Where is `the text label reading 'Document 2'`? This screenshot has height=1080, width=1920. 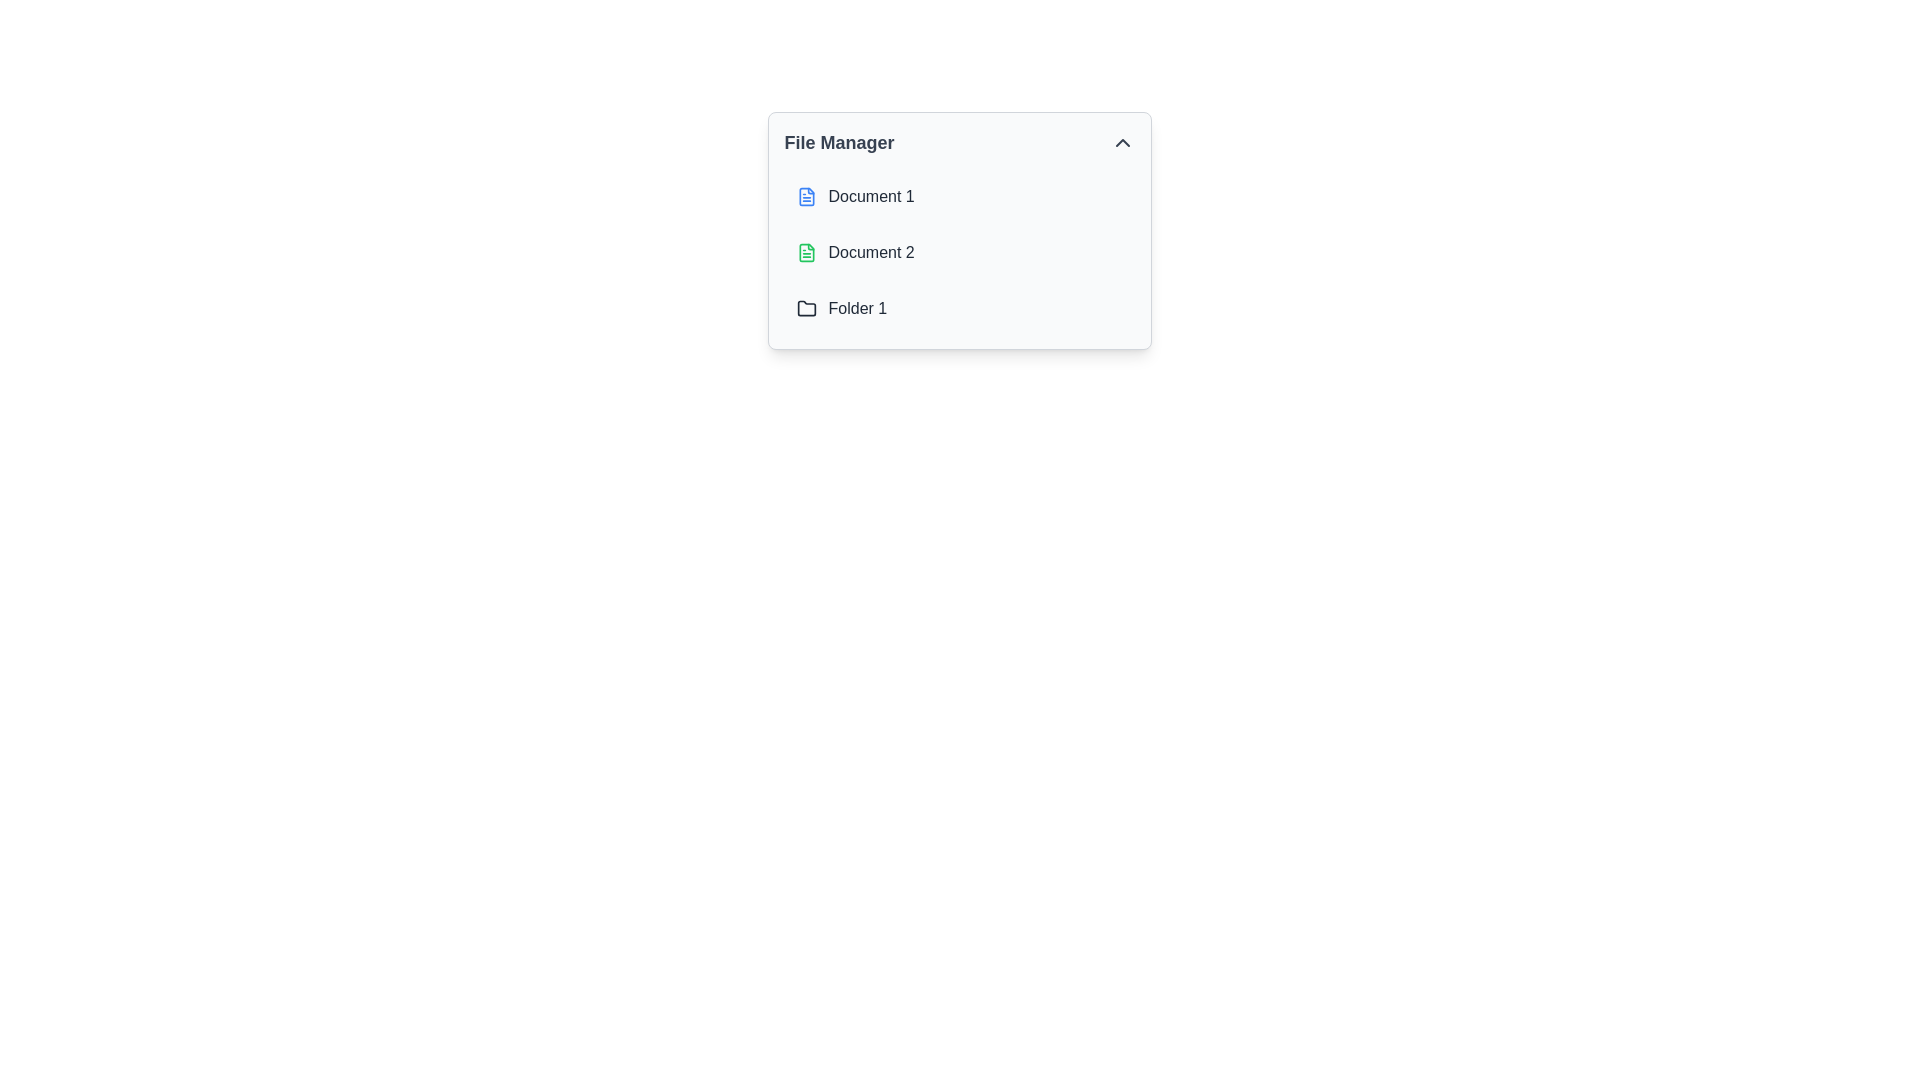 the text label reading 'Document 2' is located at coordinates (871, 252).